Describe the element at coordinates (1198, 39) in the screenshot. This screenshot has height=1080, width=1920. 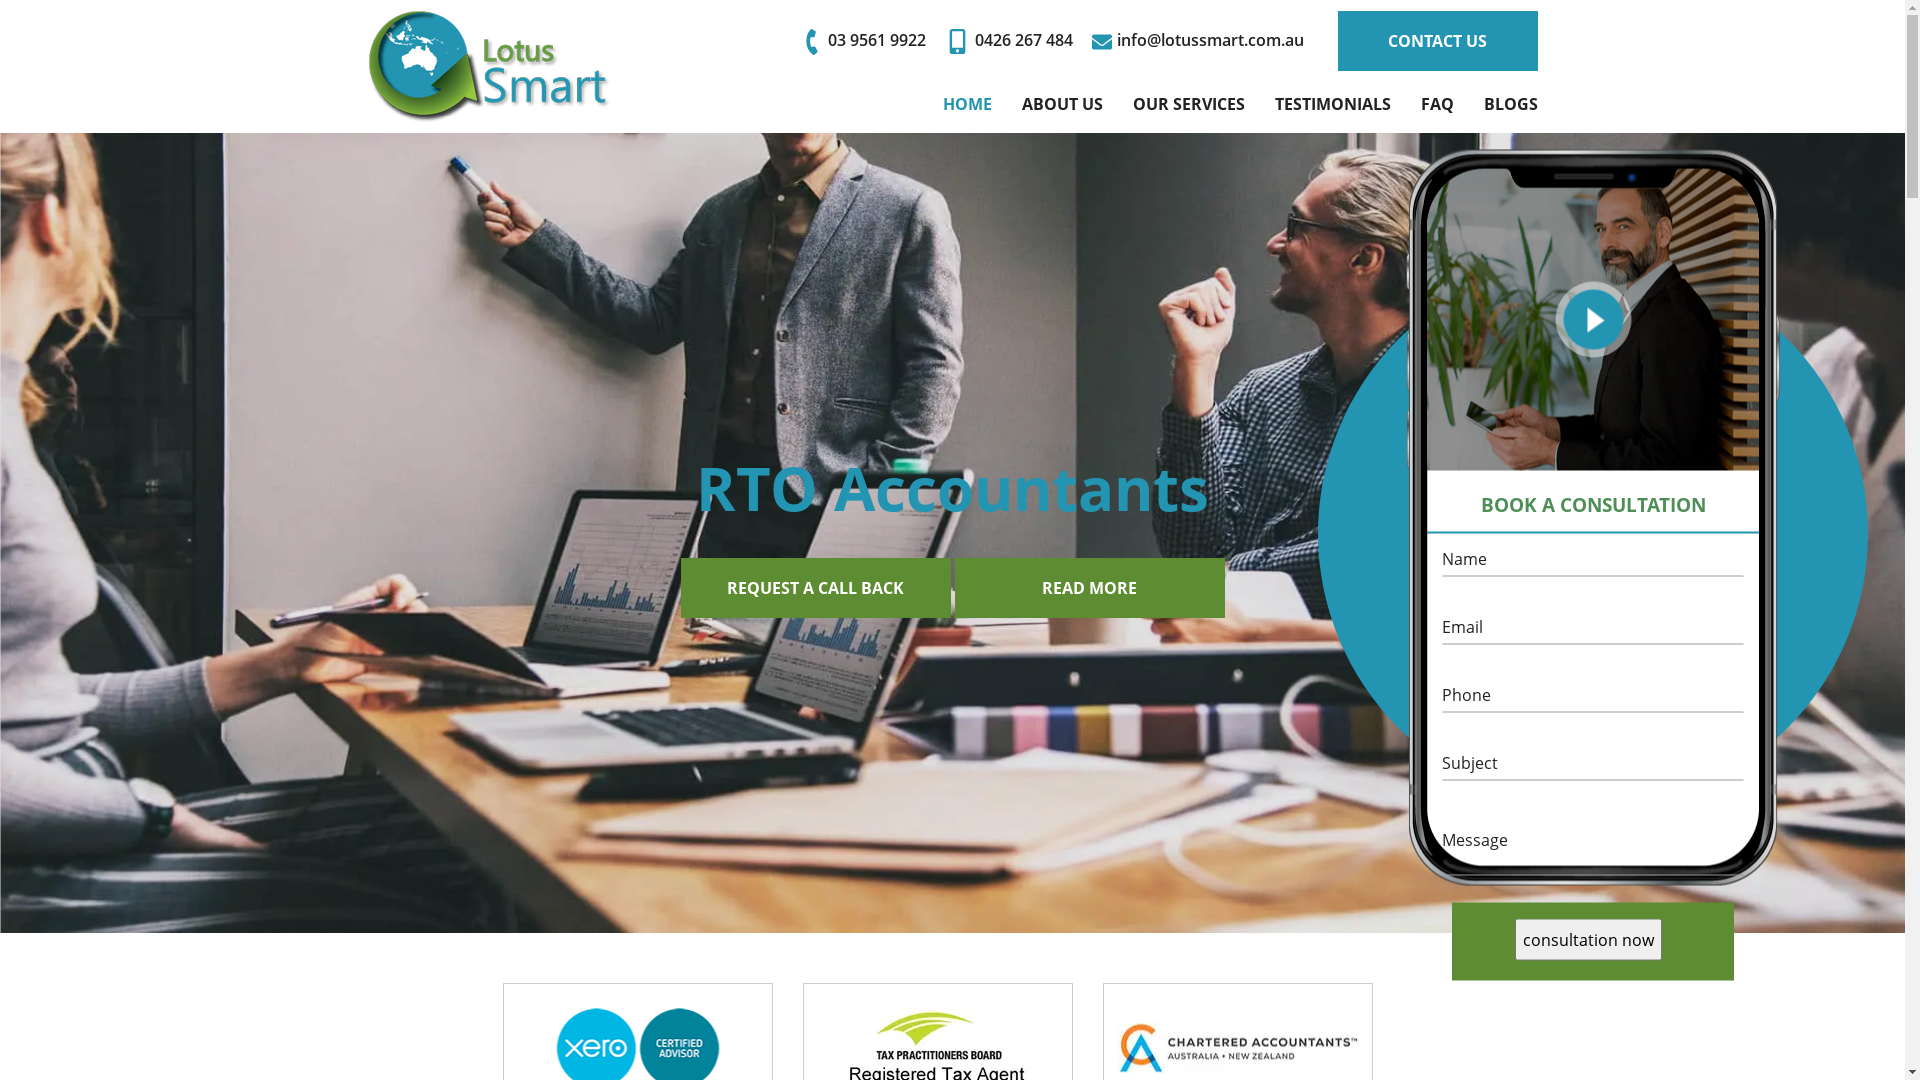
I see `'info@lotussmart.com.au'` at that location.